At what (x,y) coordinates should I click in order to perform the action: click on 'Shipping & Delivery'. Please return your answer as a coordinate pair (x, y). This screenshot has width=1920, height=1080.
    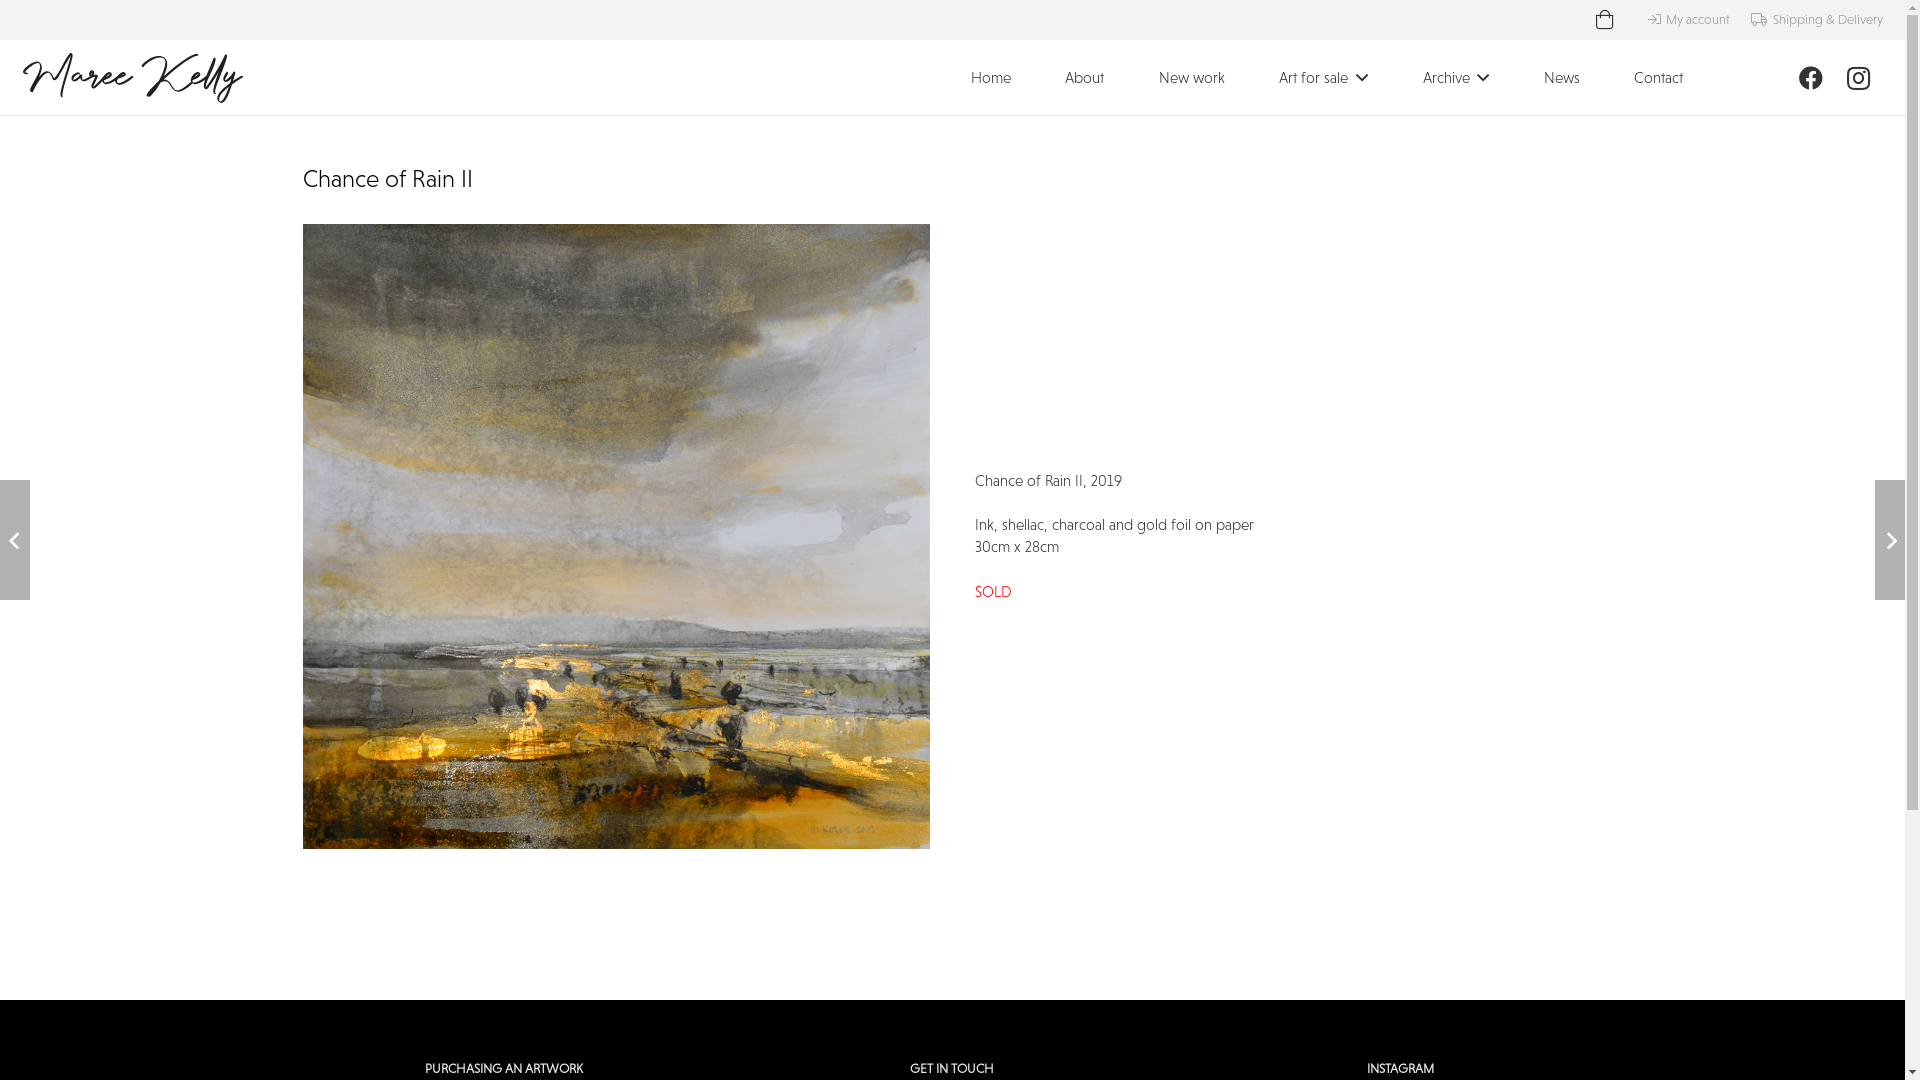
    Looking at the image, I should click on (1816, 19).